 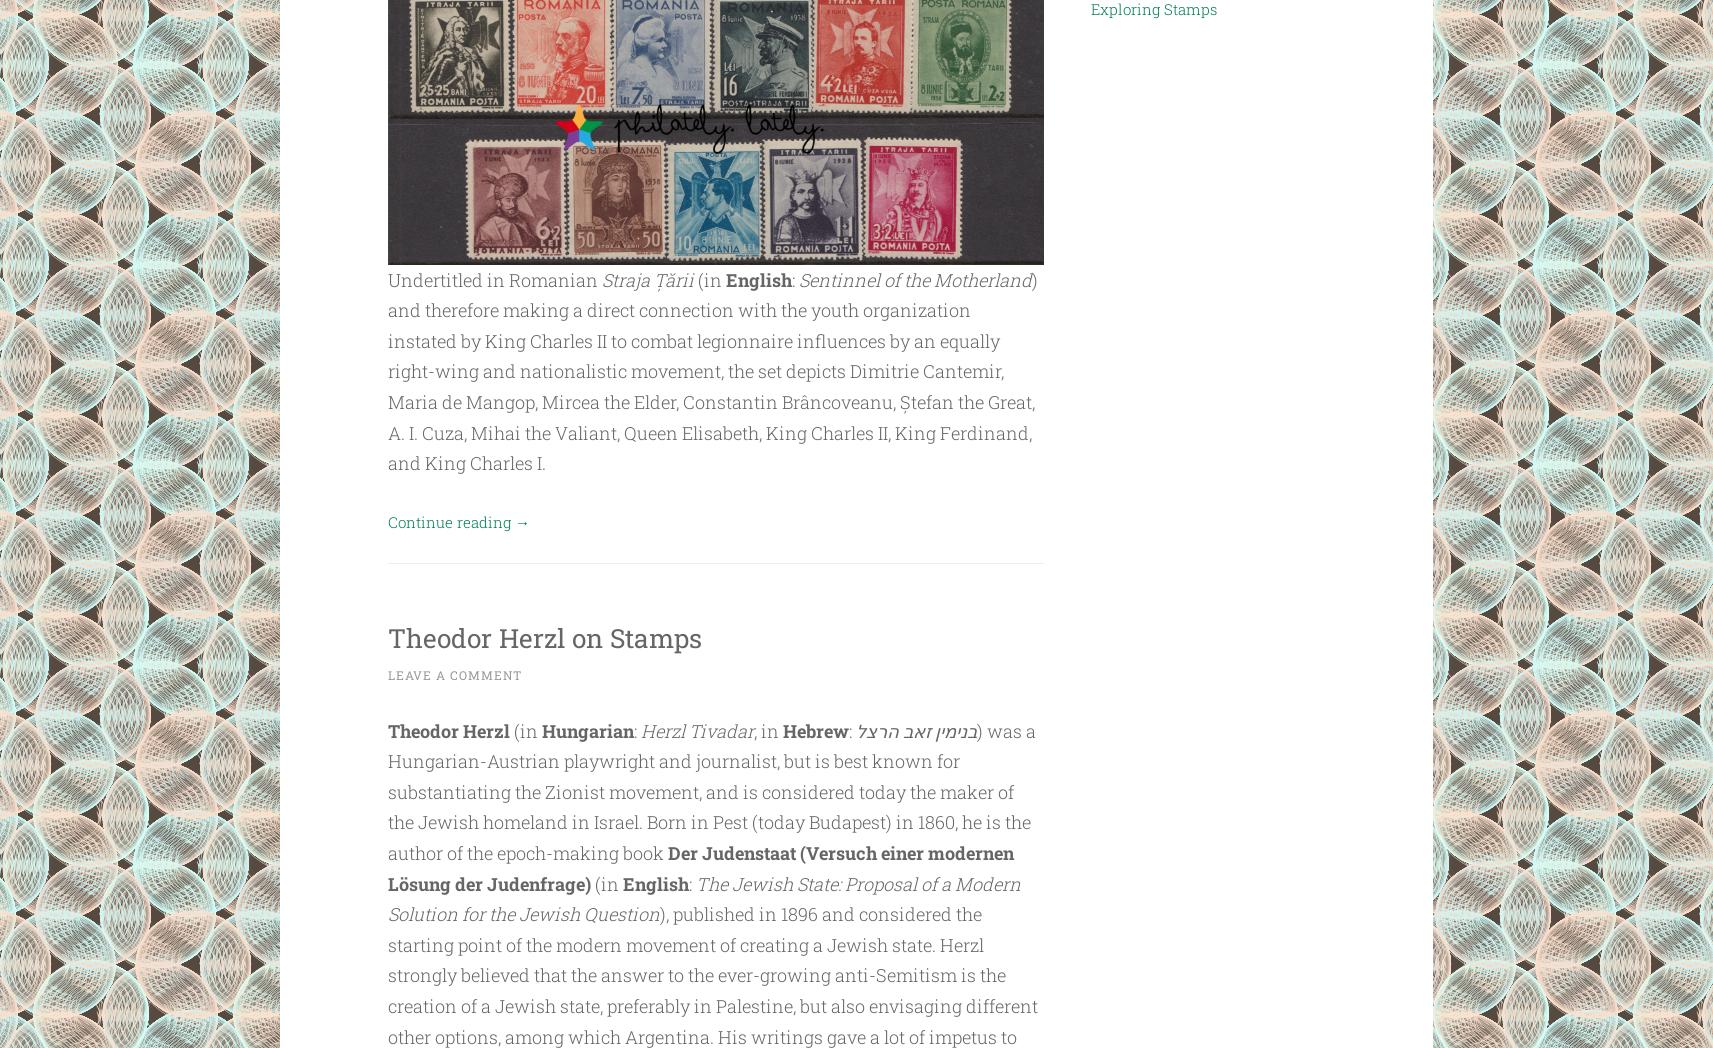 I want to click on ') was a Hungarian-Austrian playwright and journalist, but is best known for substantiating the Zionist movement, and is considered today the maker of the Jewish homeland in Israel. Born in Pest (today Budapest) in 1860, he is the author of the epoch-making book', so click(x=710, y=790).